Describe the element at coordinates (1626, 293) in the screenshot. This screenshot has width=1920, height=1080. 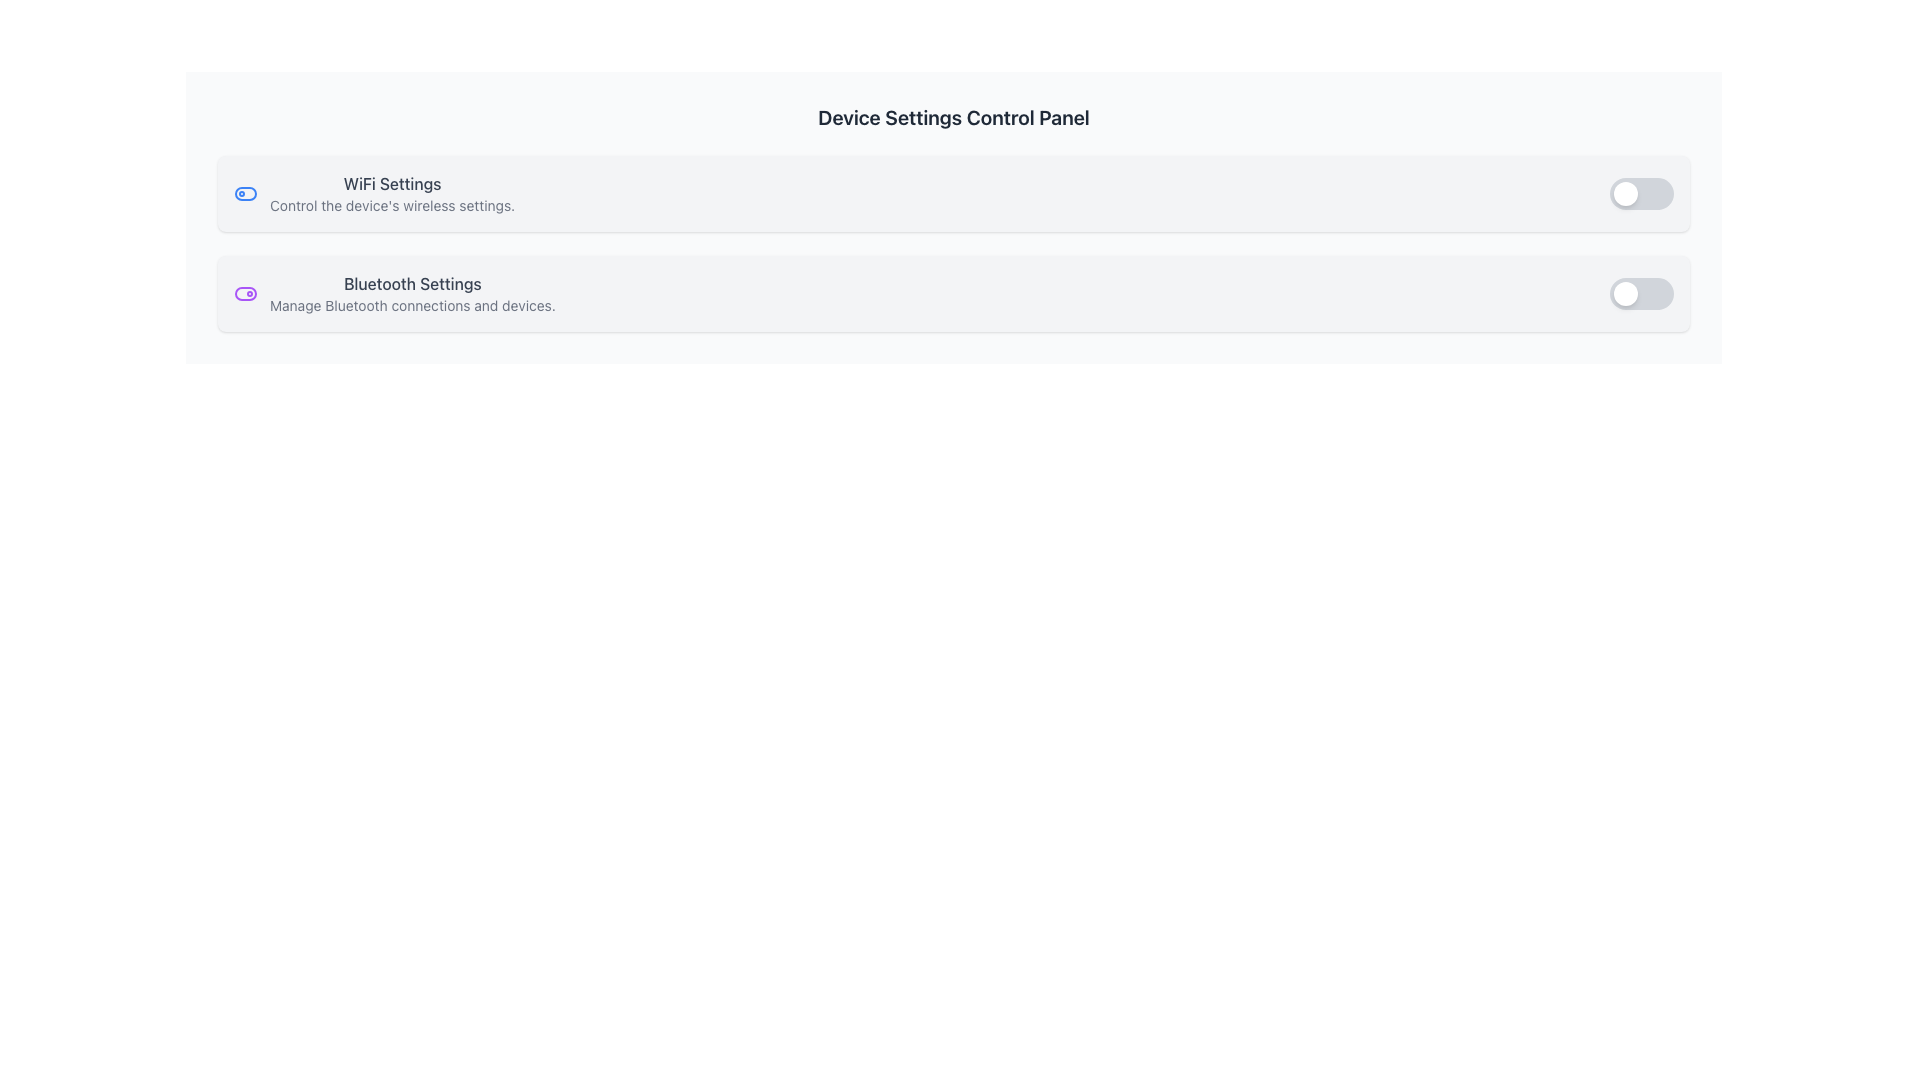
I see `the position of the circular toggle indicator located at the left end of the second toggle switch to determine its current state (off/inactive)` at that location.